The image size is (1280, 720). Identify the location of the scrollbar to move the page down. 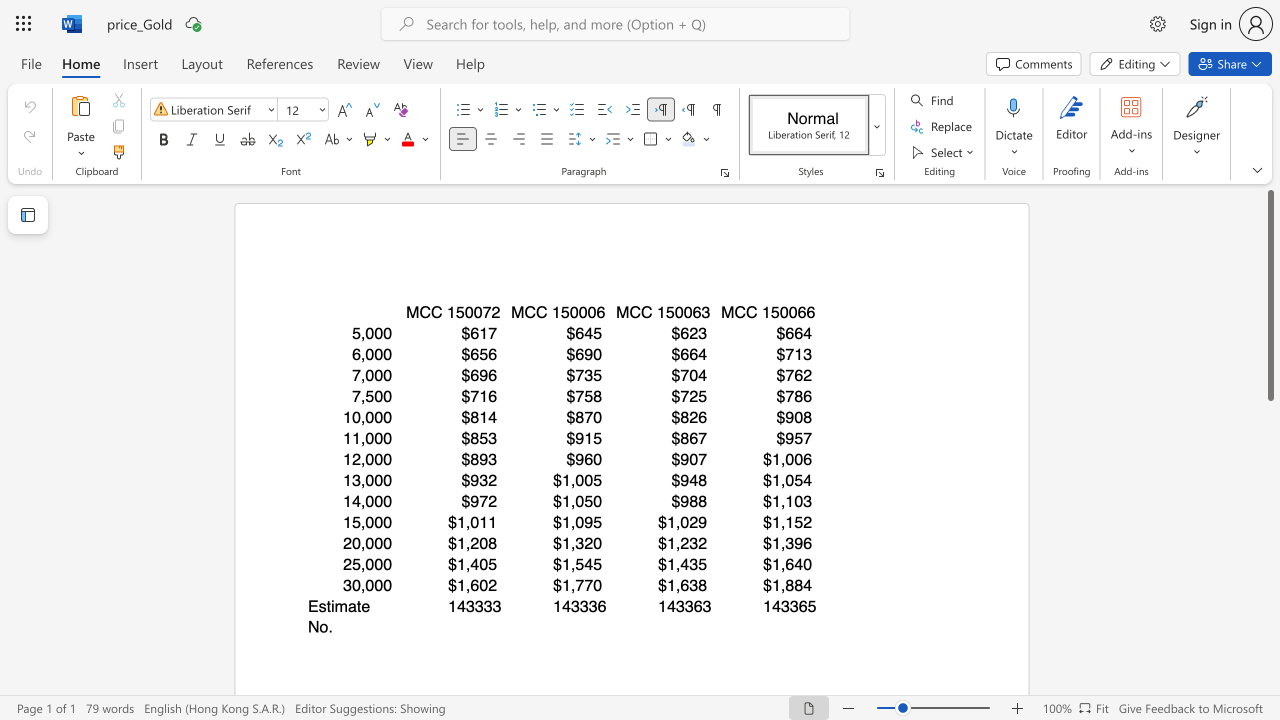
(1269, 570).